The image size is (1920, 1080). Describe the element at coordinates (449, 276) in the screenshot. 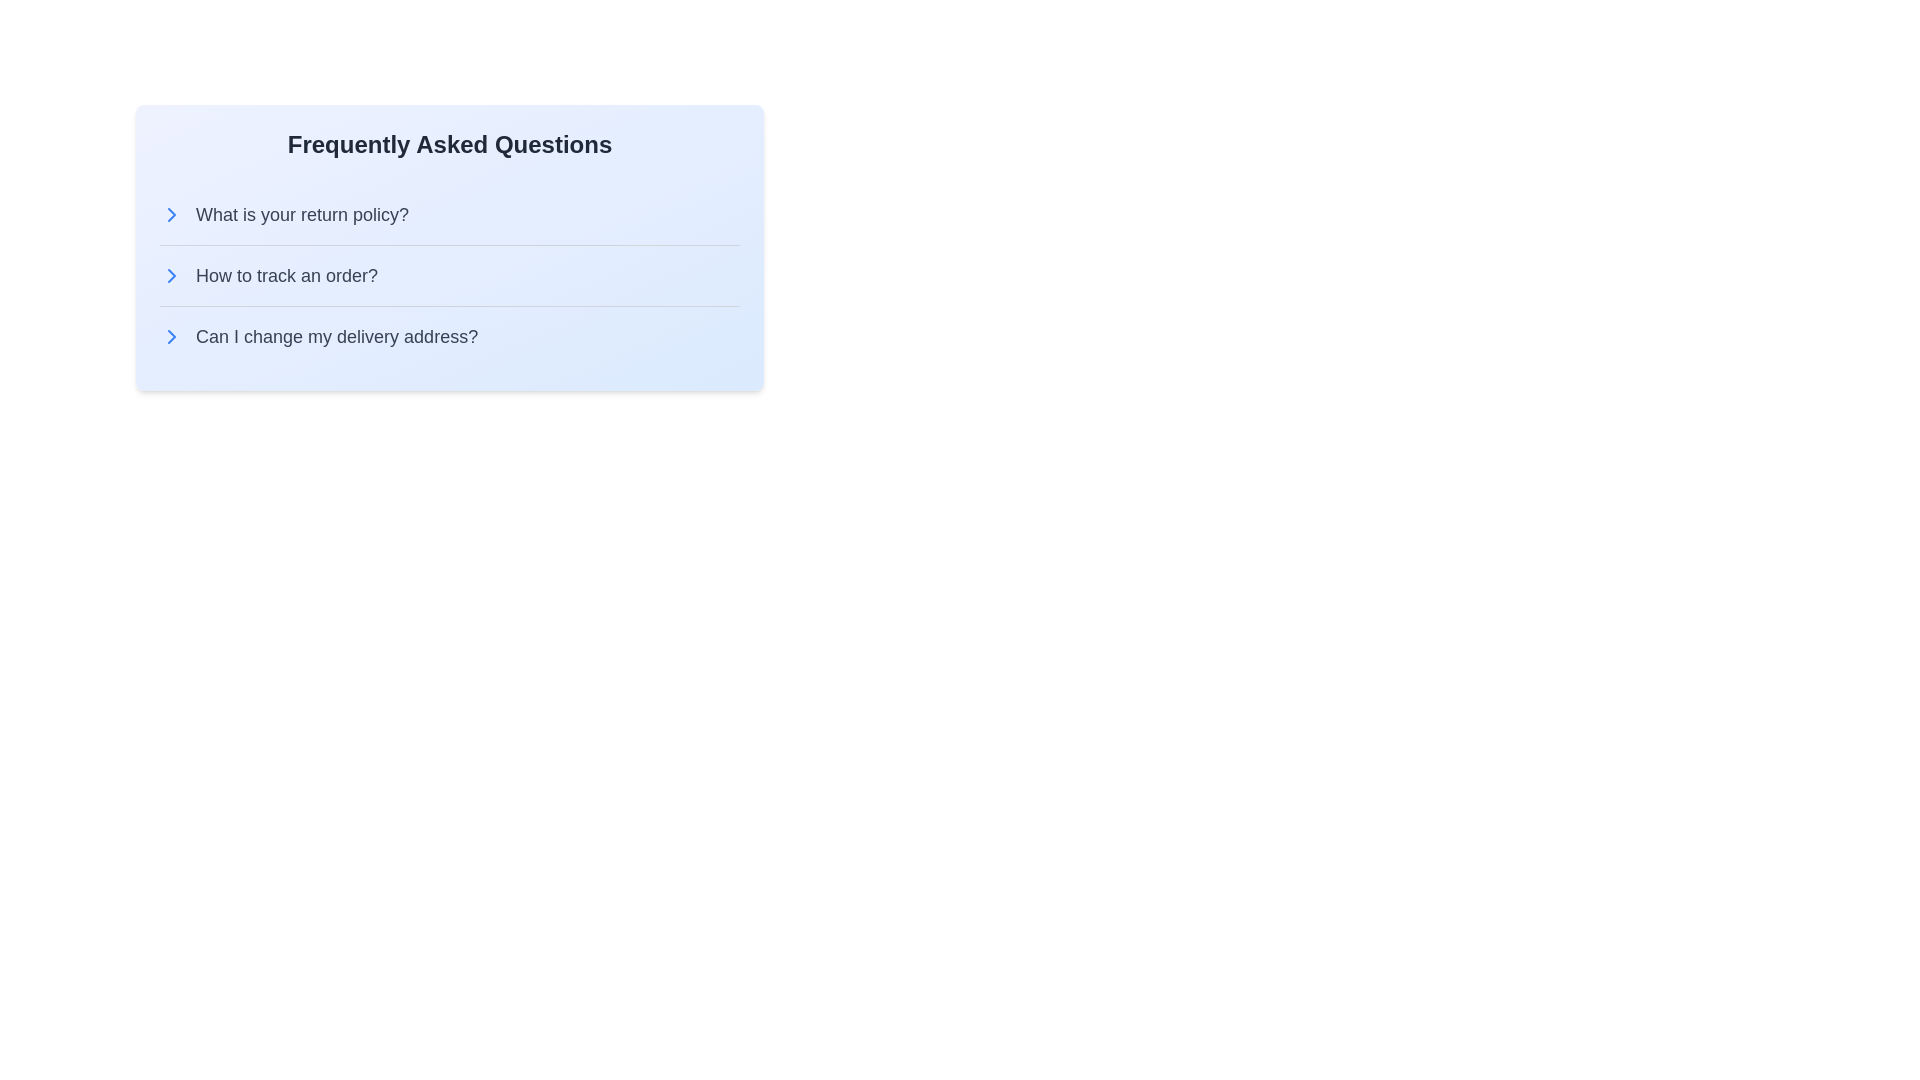

I see `the FAQ button located between 'What is your return policy?' and 'Can I change my delivery address?'` at that location.